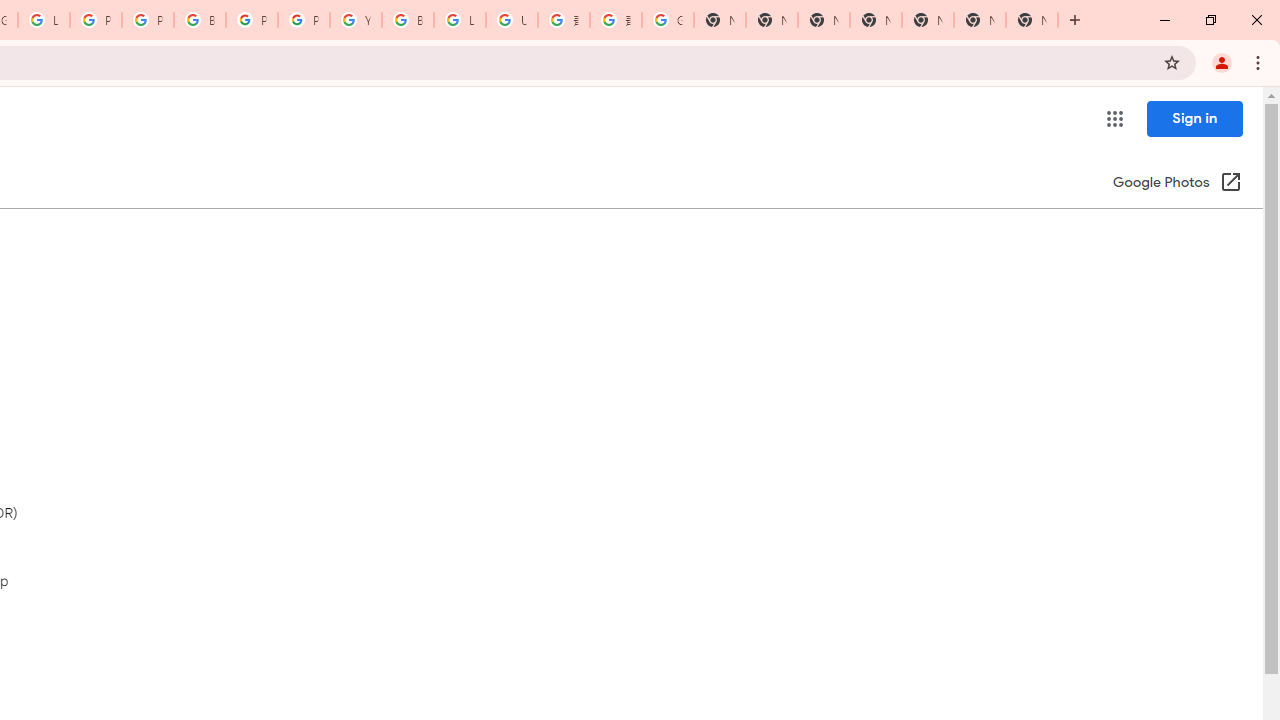 This screenshot has height=720, width=1280. I want to click on 'Google Photos (Open in a new window)', so click(1177, 183).